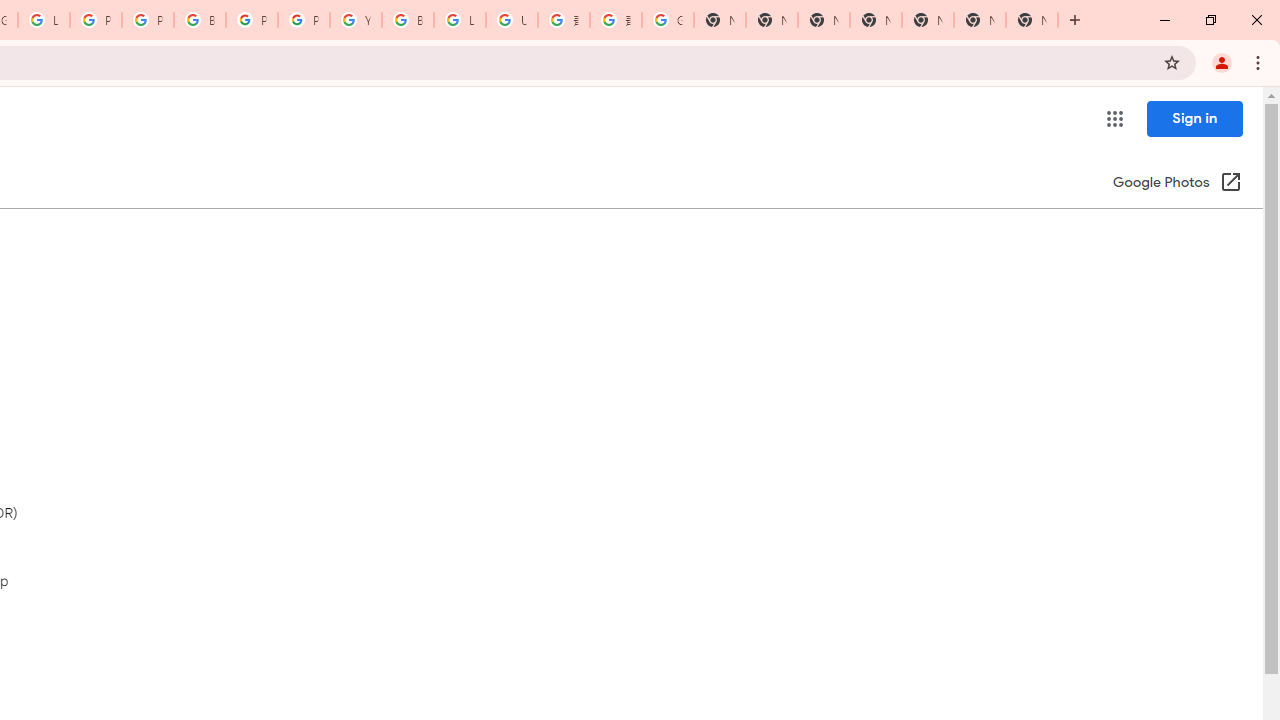 This screenshot has height=720, width=1280. I want to click on 'Google Photos (Open in a new window)', so click(1177, 183).